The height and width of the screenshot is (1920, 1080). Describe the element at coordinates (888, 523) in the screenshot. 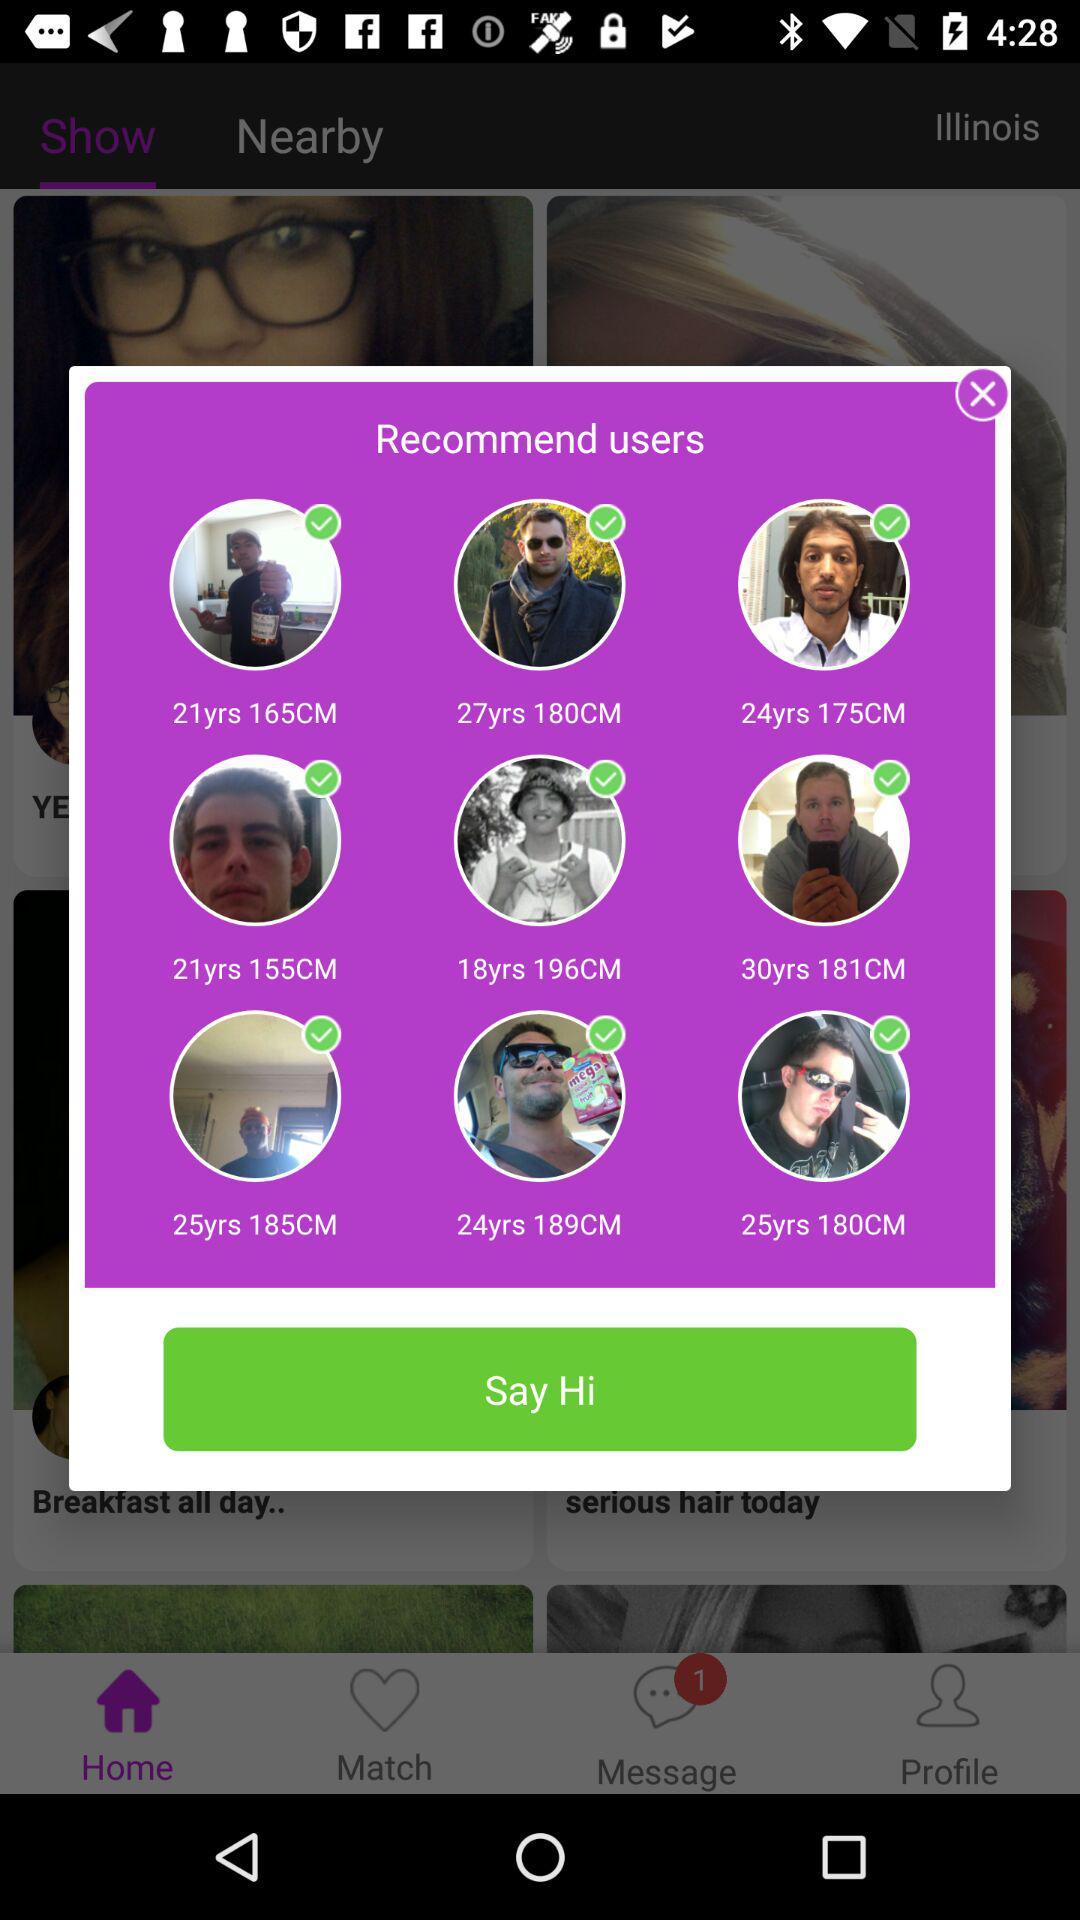

I see `advertisement` at that location.